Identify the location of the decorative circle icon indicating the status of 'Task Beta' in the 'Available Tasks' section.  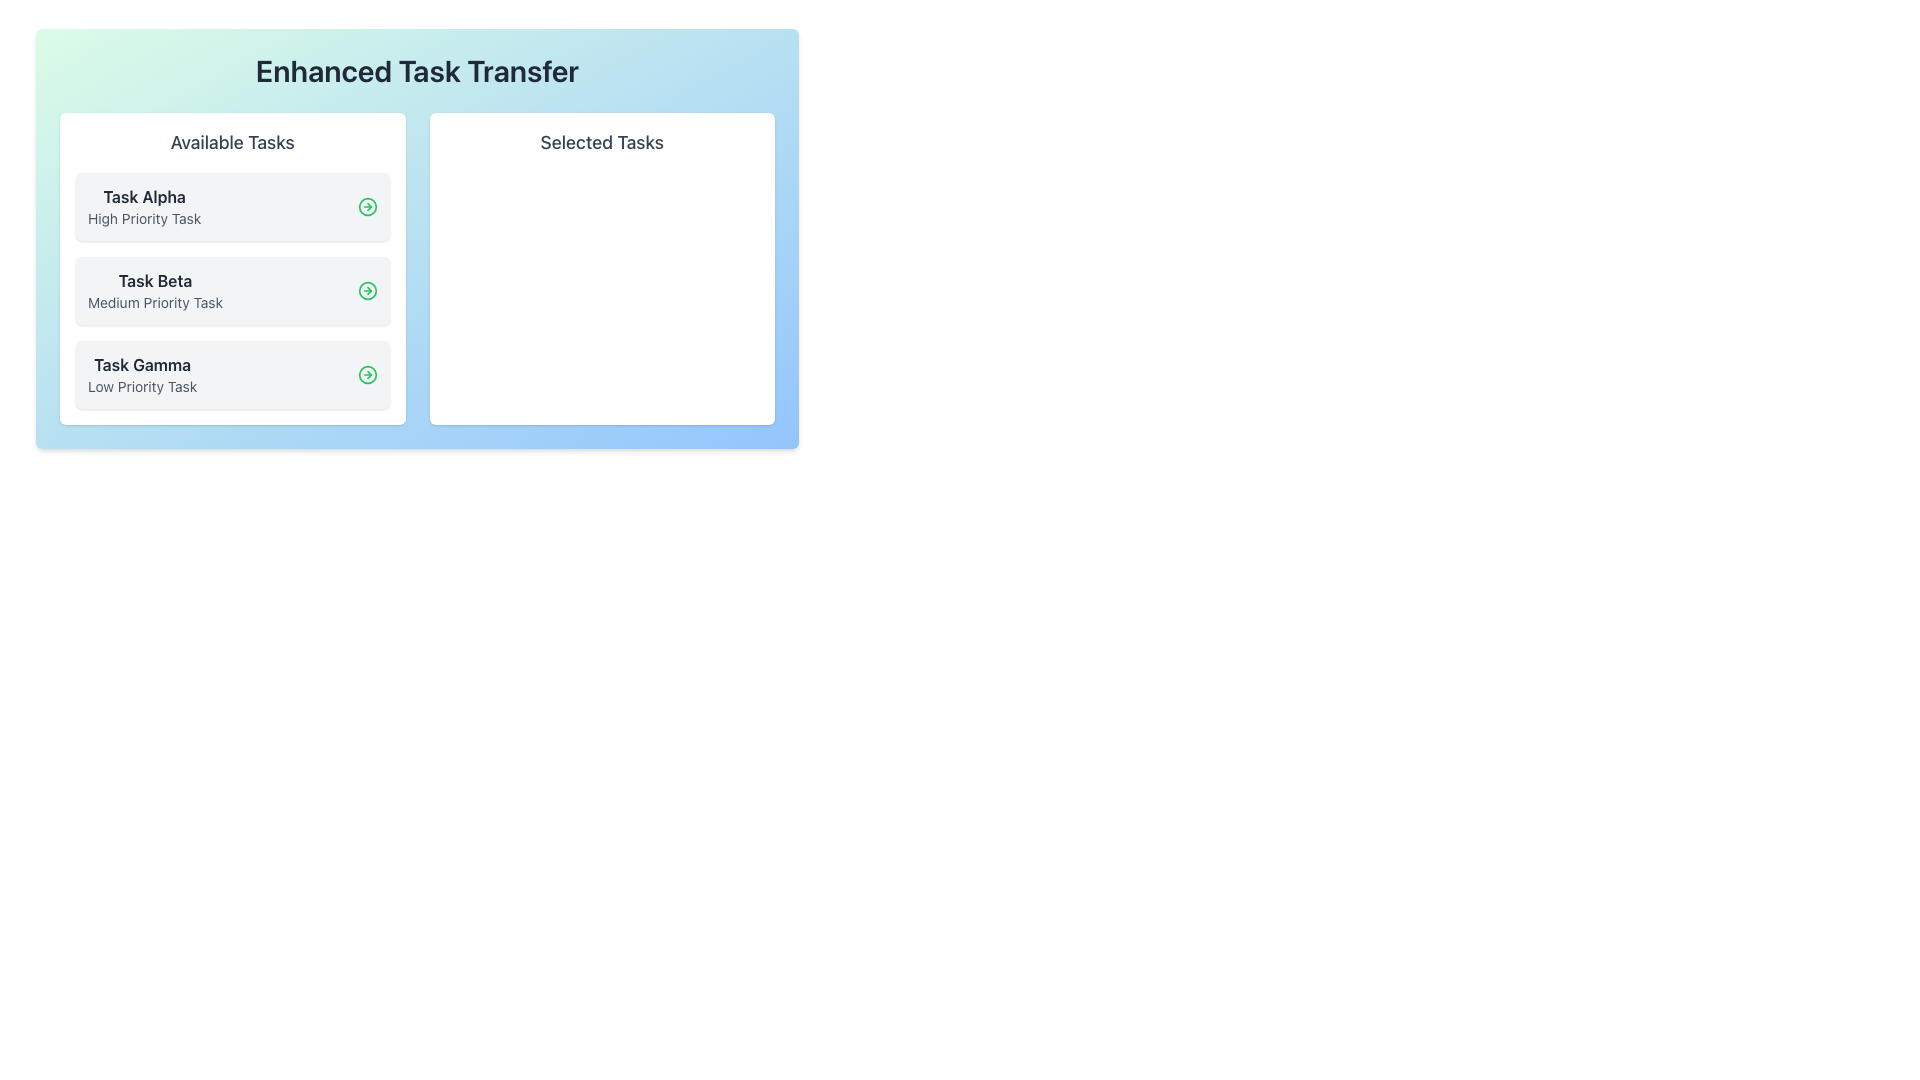
(367, 290).